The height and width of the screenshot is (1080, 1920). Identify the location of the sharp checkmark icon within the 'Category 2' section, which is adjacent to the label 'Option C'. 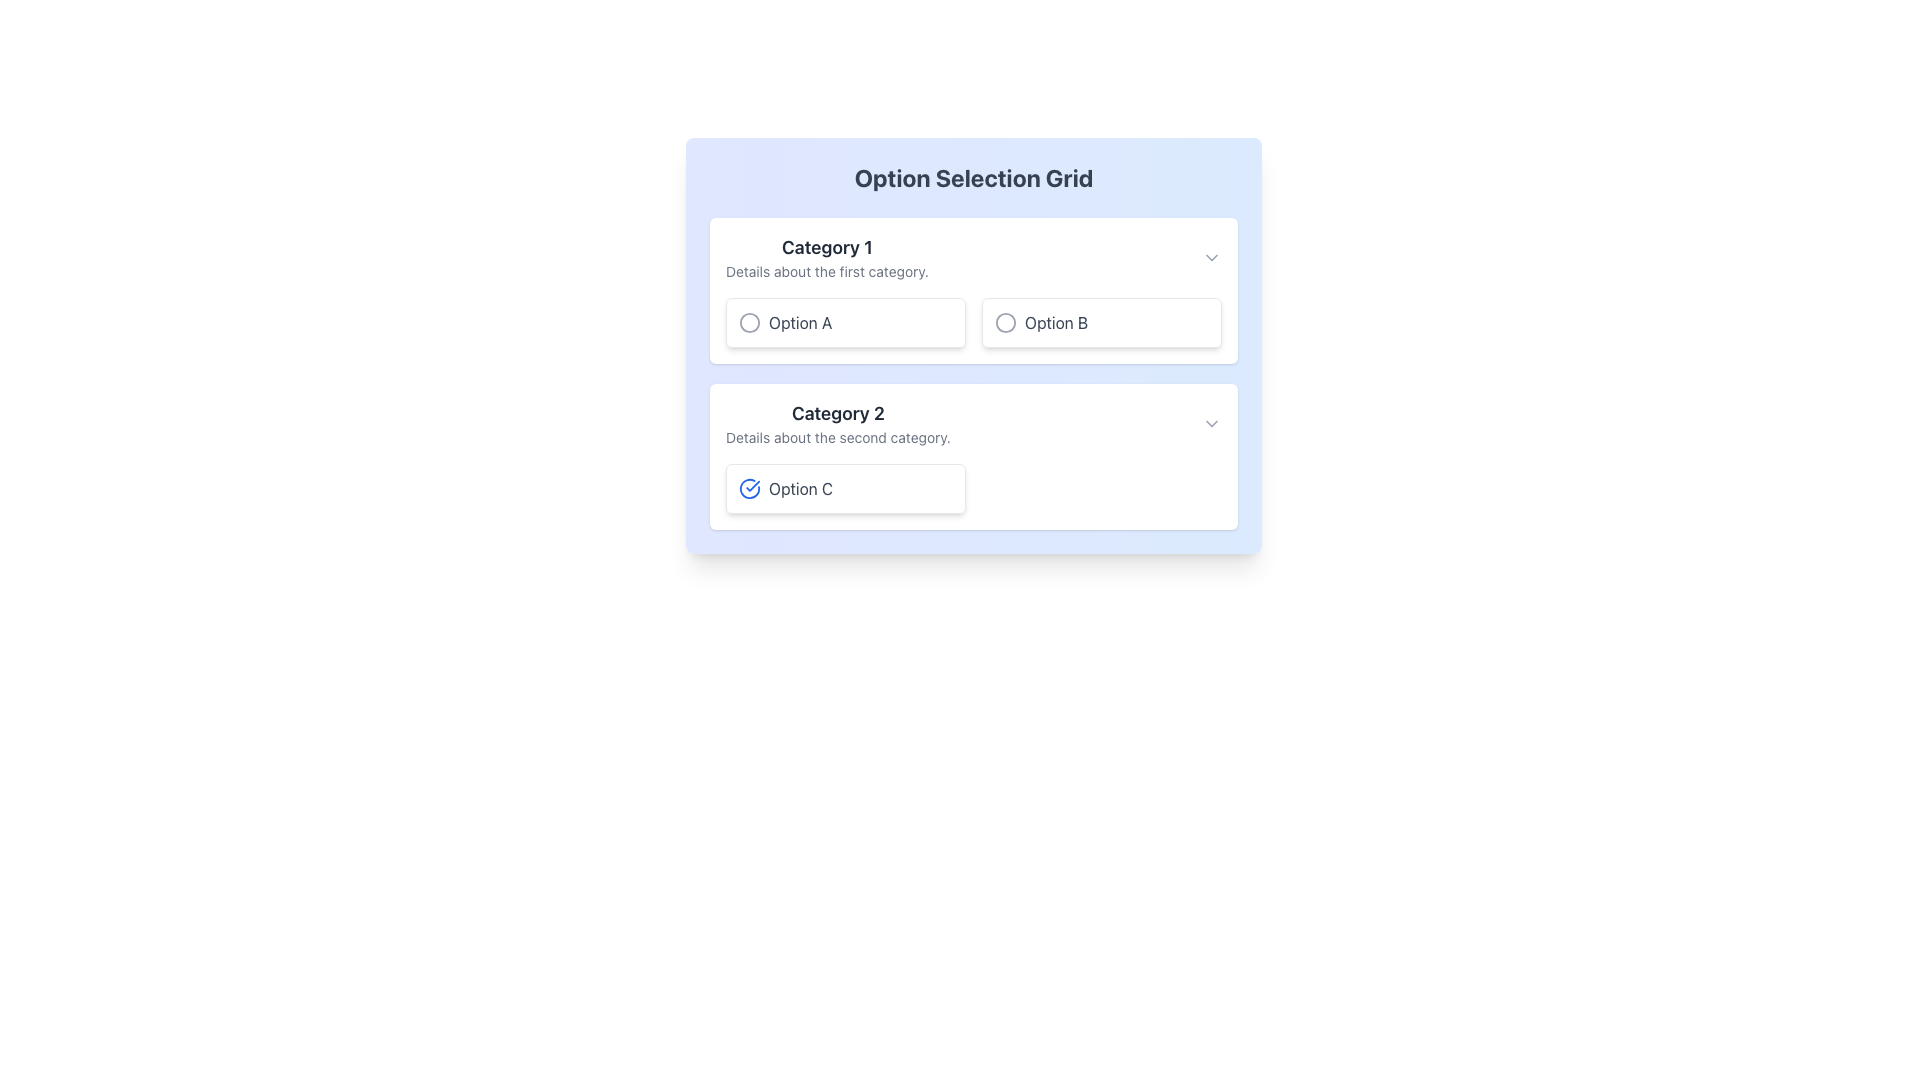
(752, 486).